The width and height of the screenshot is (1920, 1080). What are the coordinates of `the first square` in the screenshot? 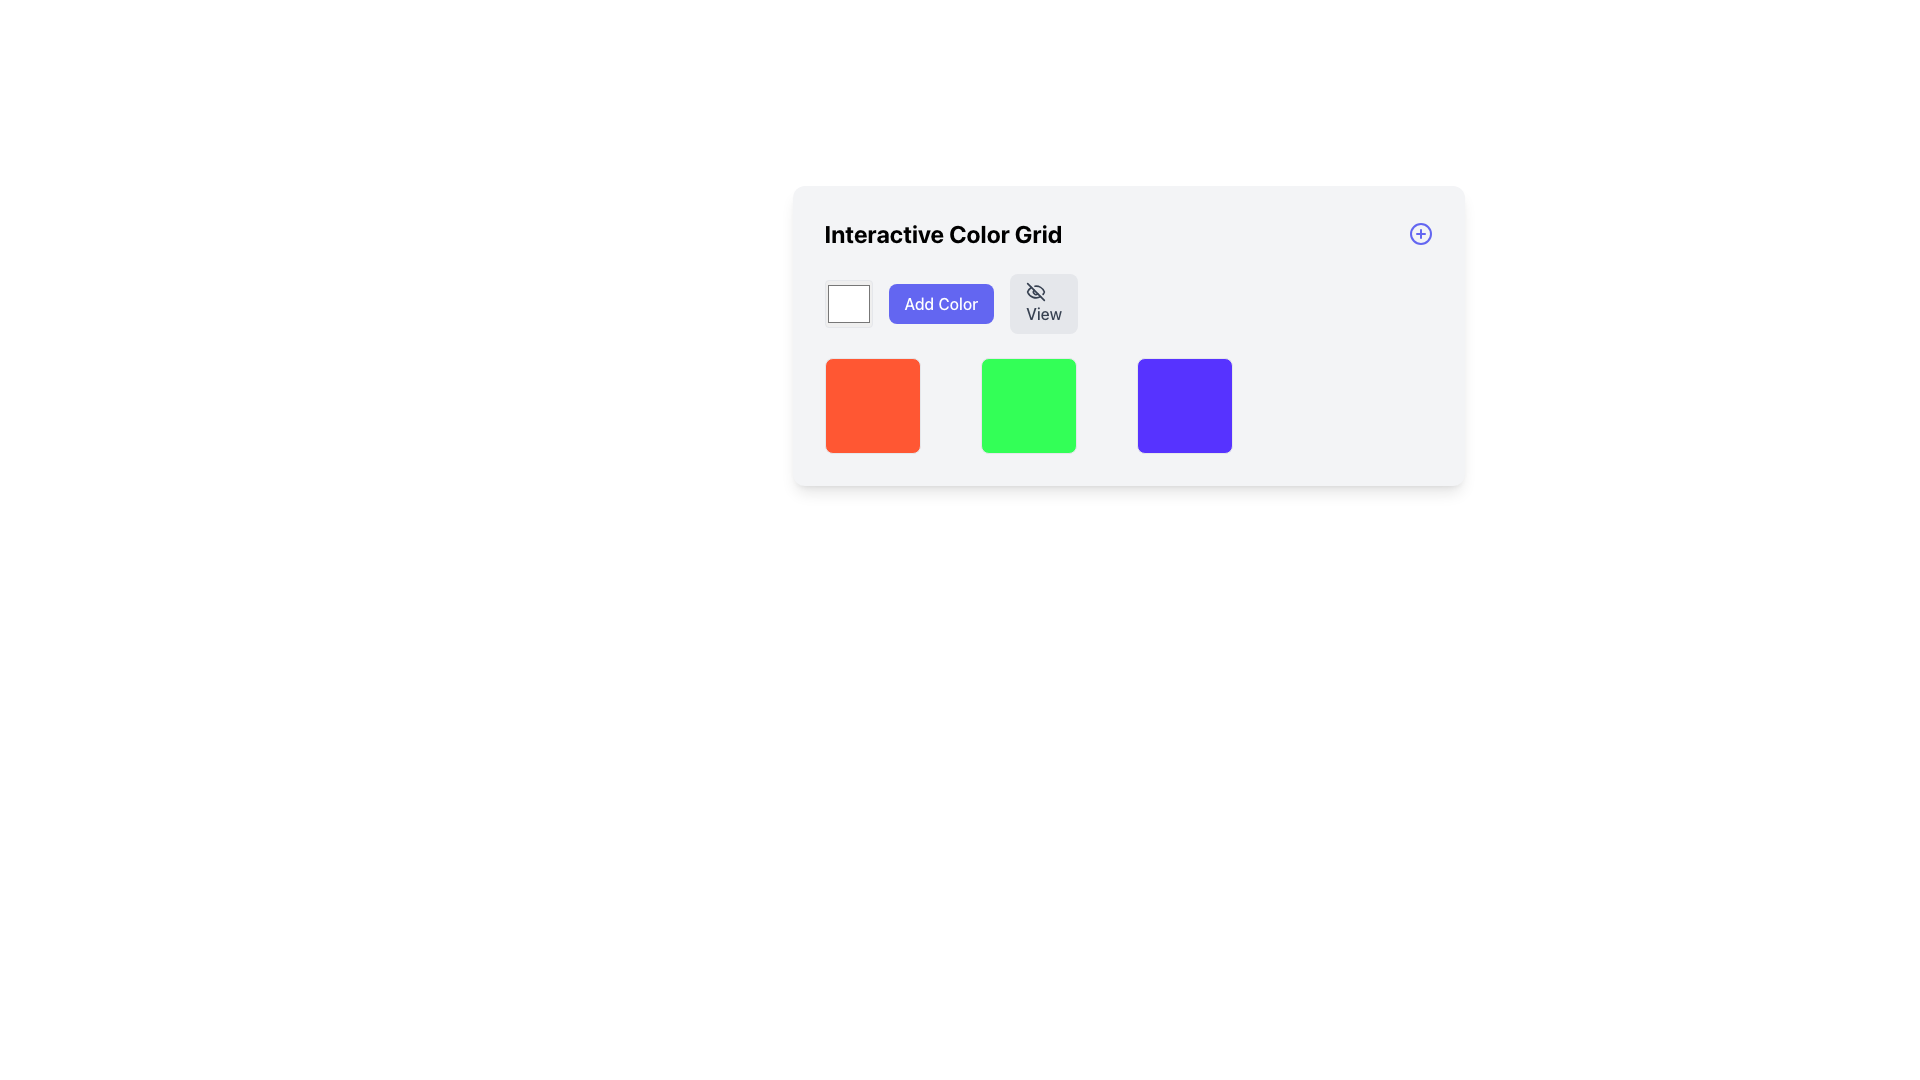 It's located at (872, 405).